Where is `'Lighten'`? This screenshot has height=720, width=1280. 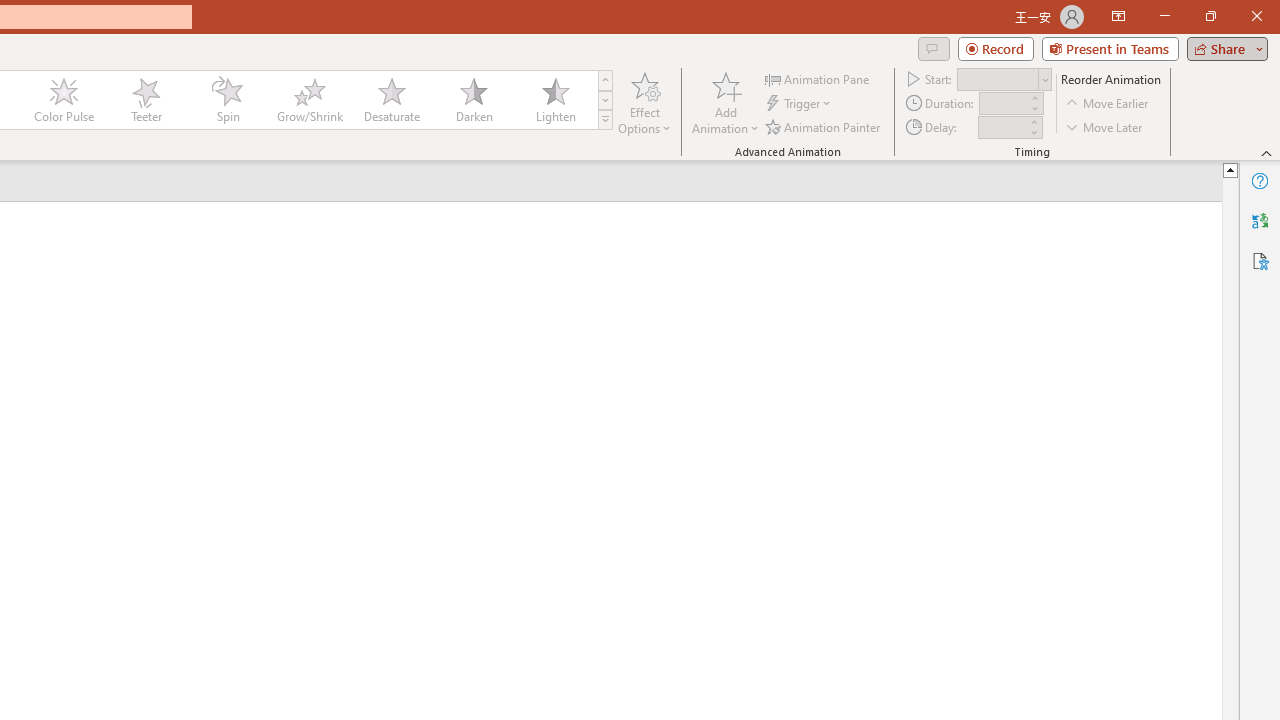
'Lighten' is located at coordinates (555, 100).